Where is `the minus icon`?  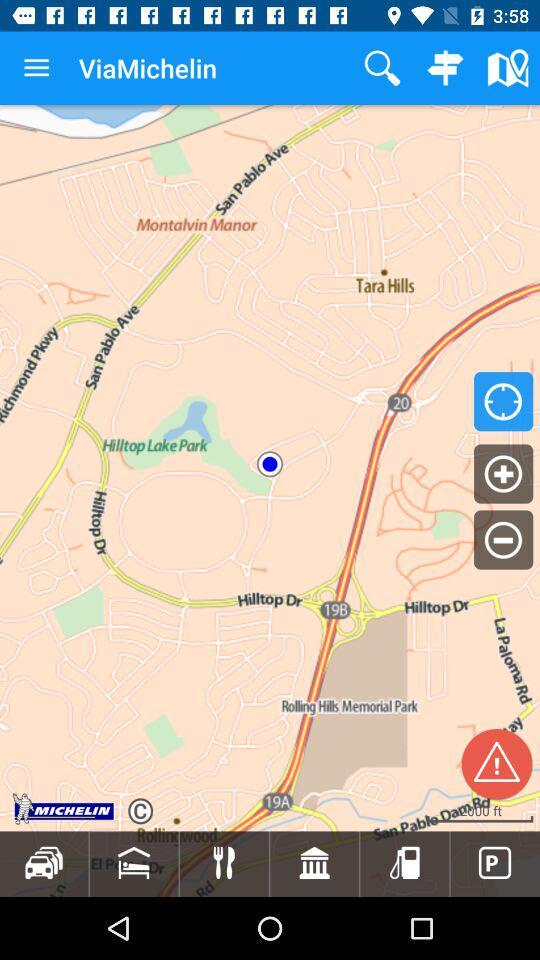
the minus icon is located at coordinates (502, 538).